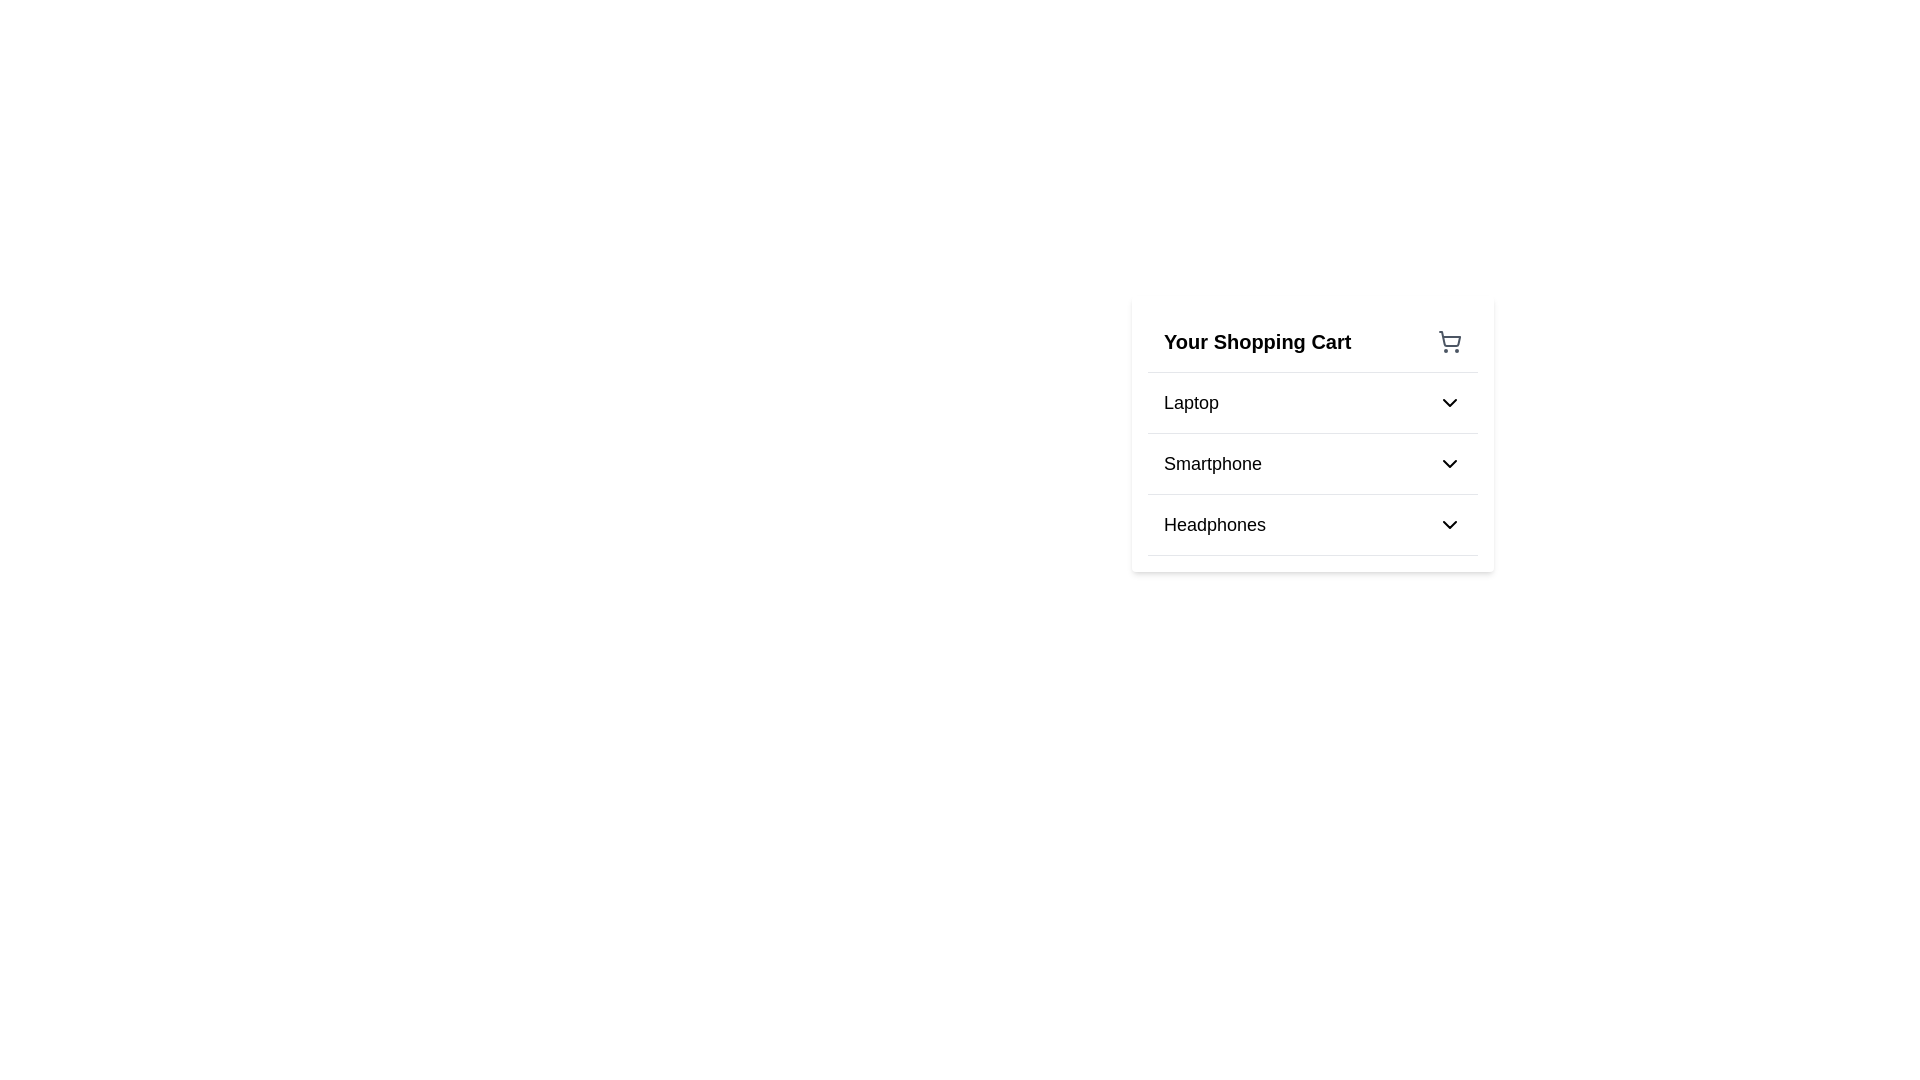 The image size is (1920, 1080). I want to click on the 'Laptop' dropdown item located in the shopping cart section, directly beneath 'Your Shopping Cart' title, to access further actions, so click(1313, 402).